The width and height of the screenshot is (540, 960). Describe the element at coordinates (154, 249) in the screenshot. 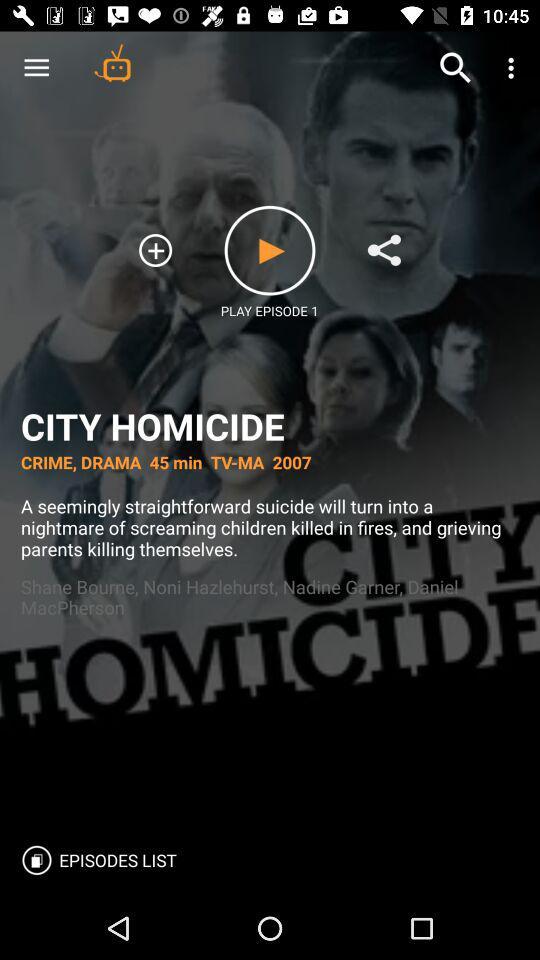

I see `episode to watchlist` at that location.